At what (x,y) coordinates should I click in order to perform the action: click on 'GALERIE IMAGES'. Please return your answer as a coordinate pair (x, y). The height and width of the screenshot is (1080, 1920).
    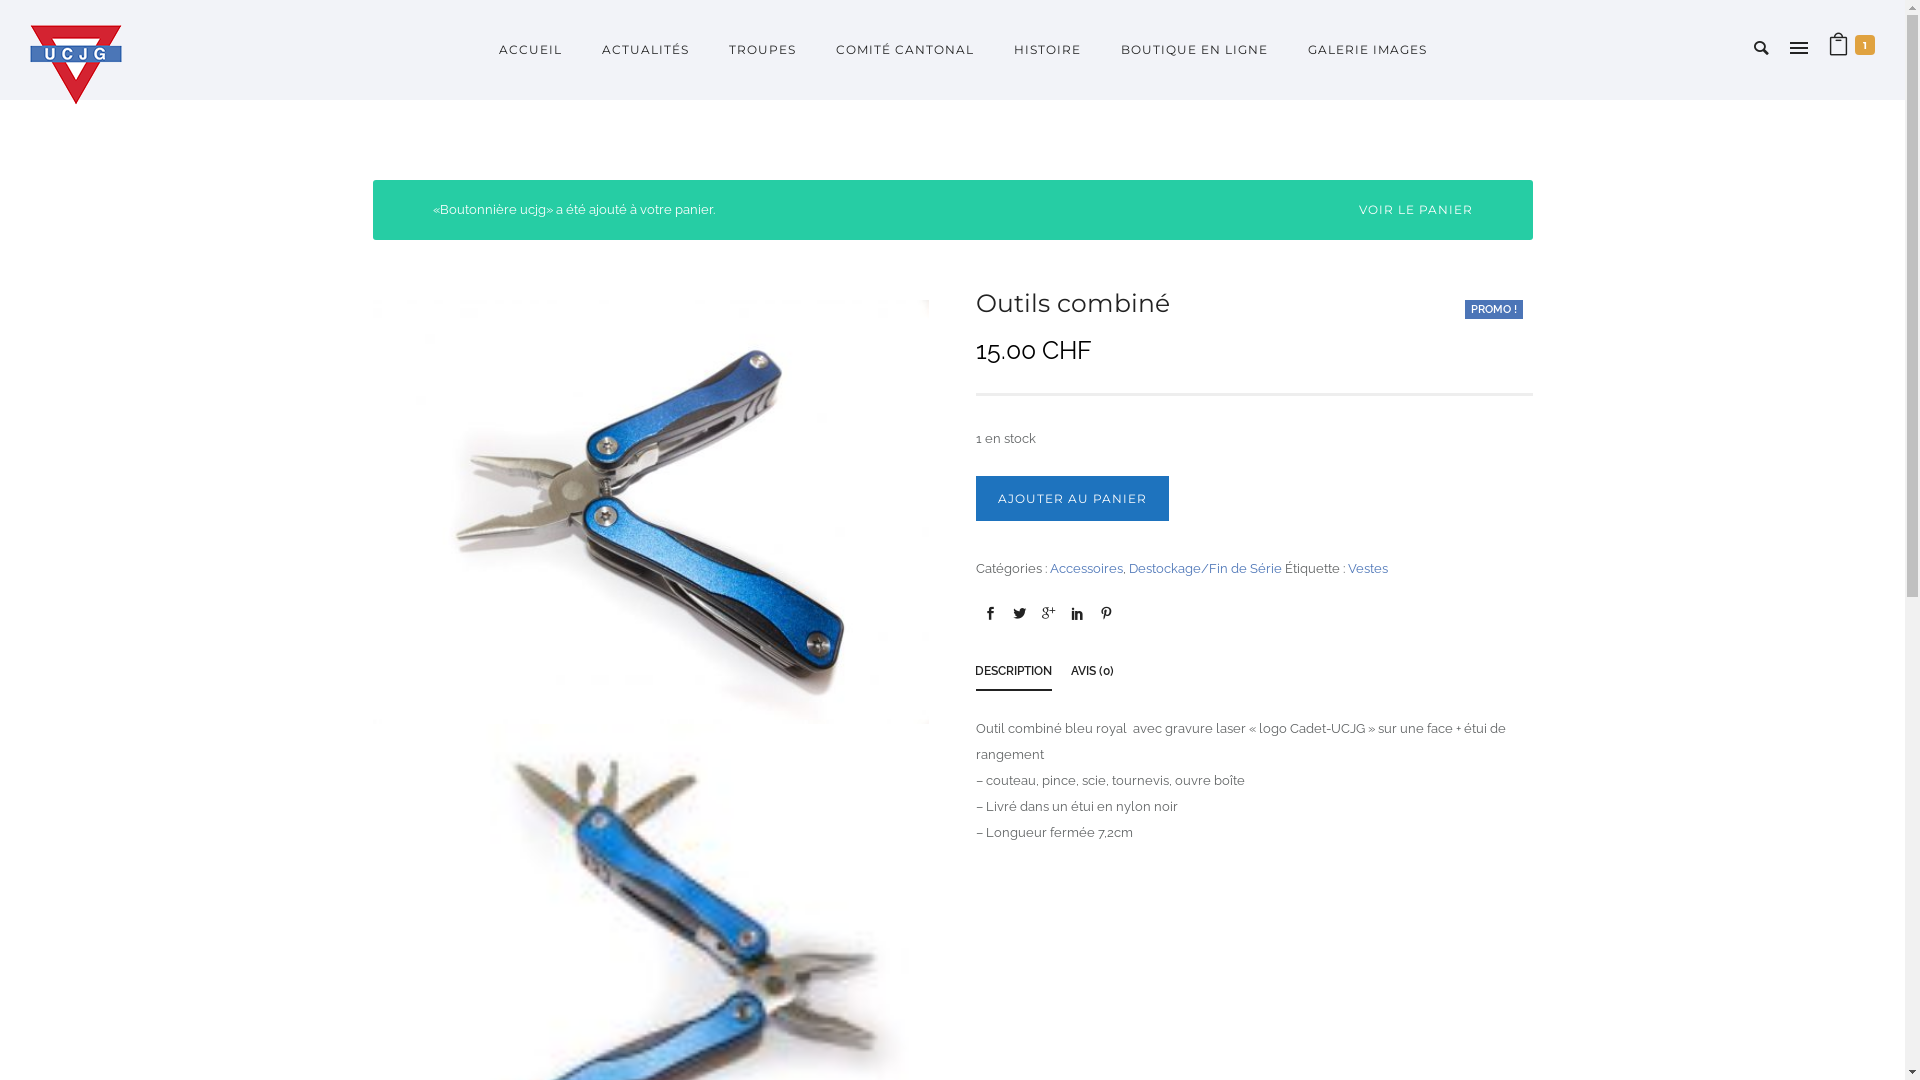
    Looking at the image, I should click on (1357, 48).